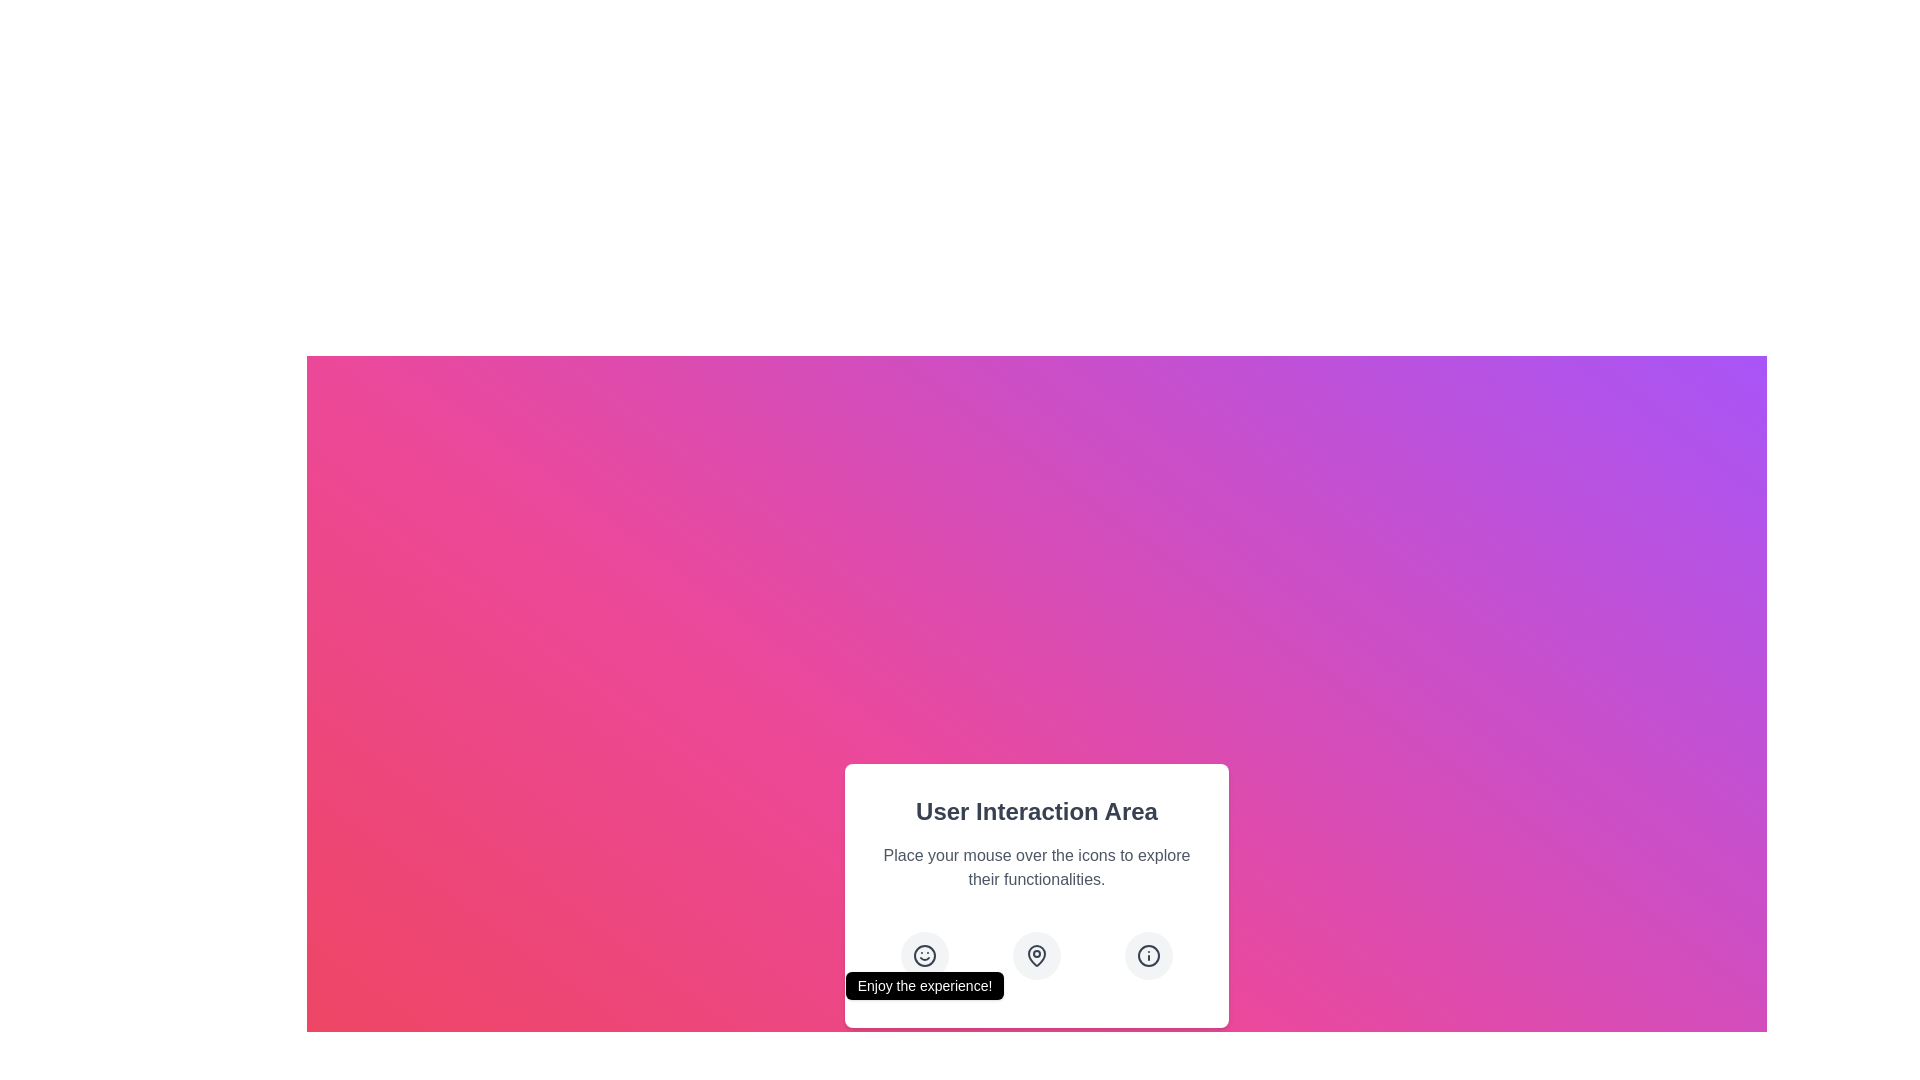 The width and height of the screenshot is (1920, 1080). What do you see at coordinates (1036, 955) in the screenshot?
I see `the circular pin icon with a gray outline in the grid layout under the text 'Place your mouse over the icons` at bounding box center [1036, 955].